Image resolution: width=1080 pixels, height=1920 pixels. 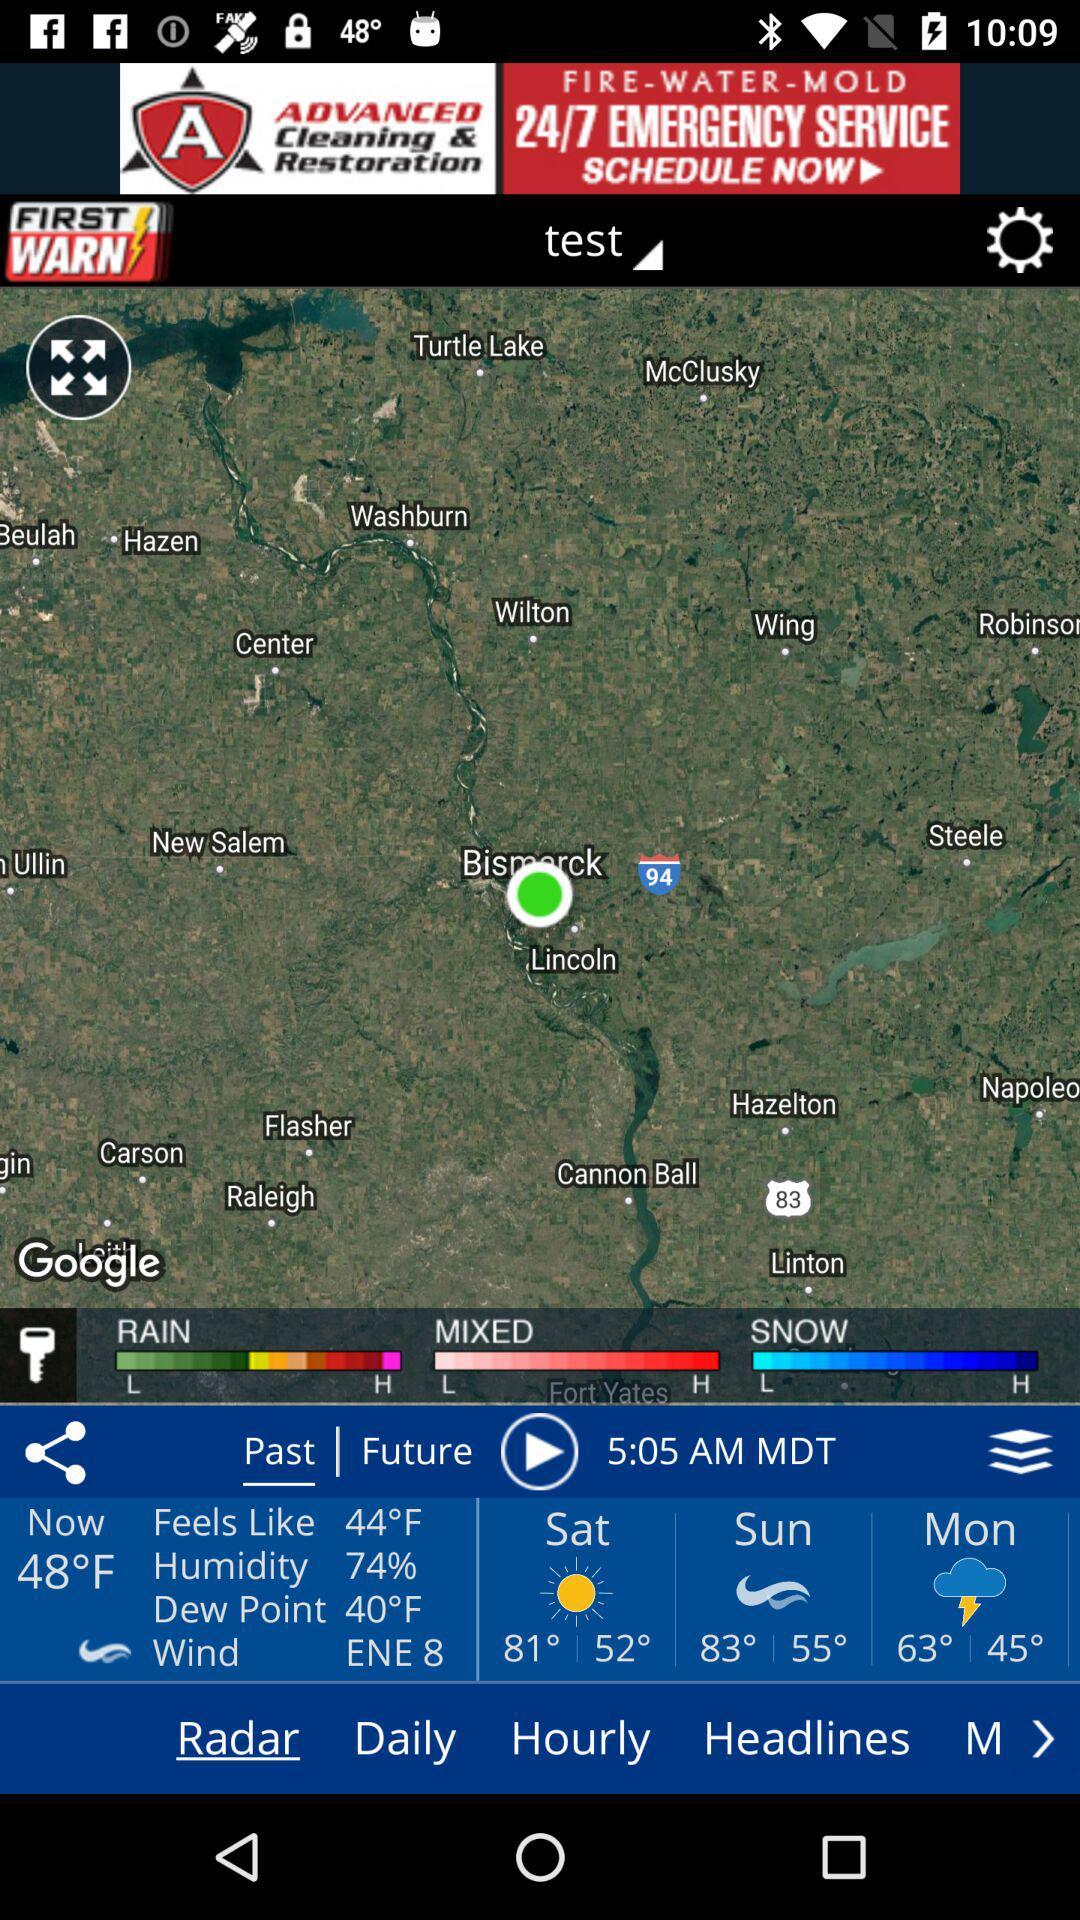 I want to click on scroll right, so click(x=1042, y=1737).